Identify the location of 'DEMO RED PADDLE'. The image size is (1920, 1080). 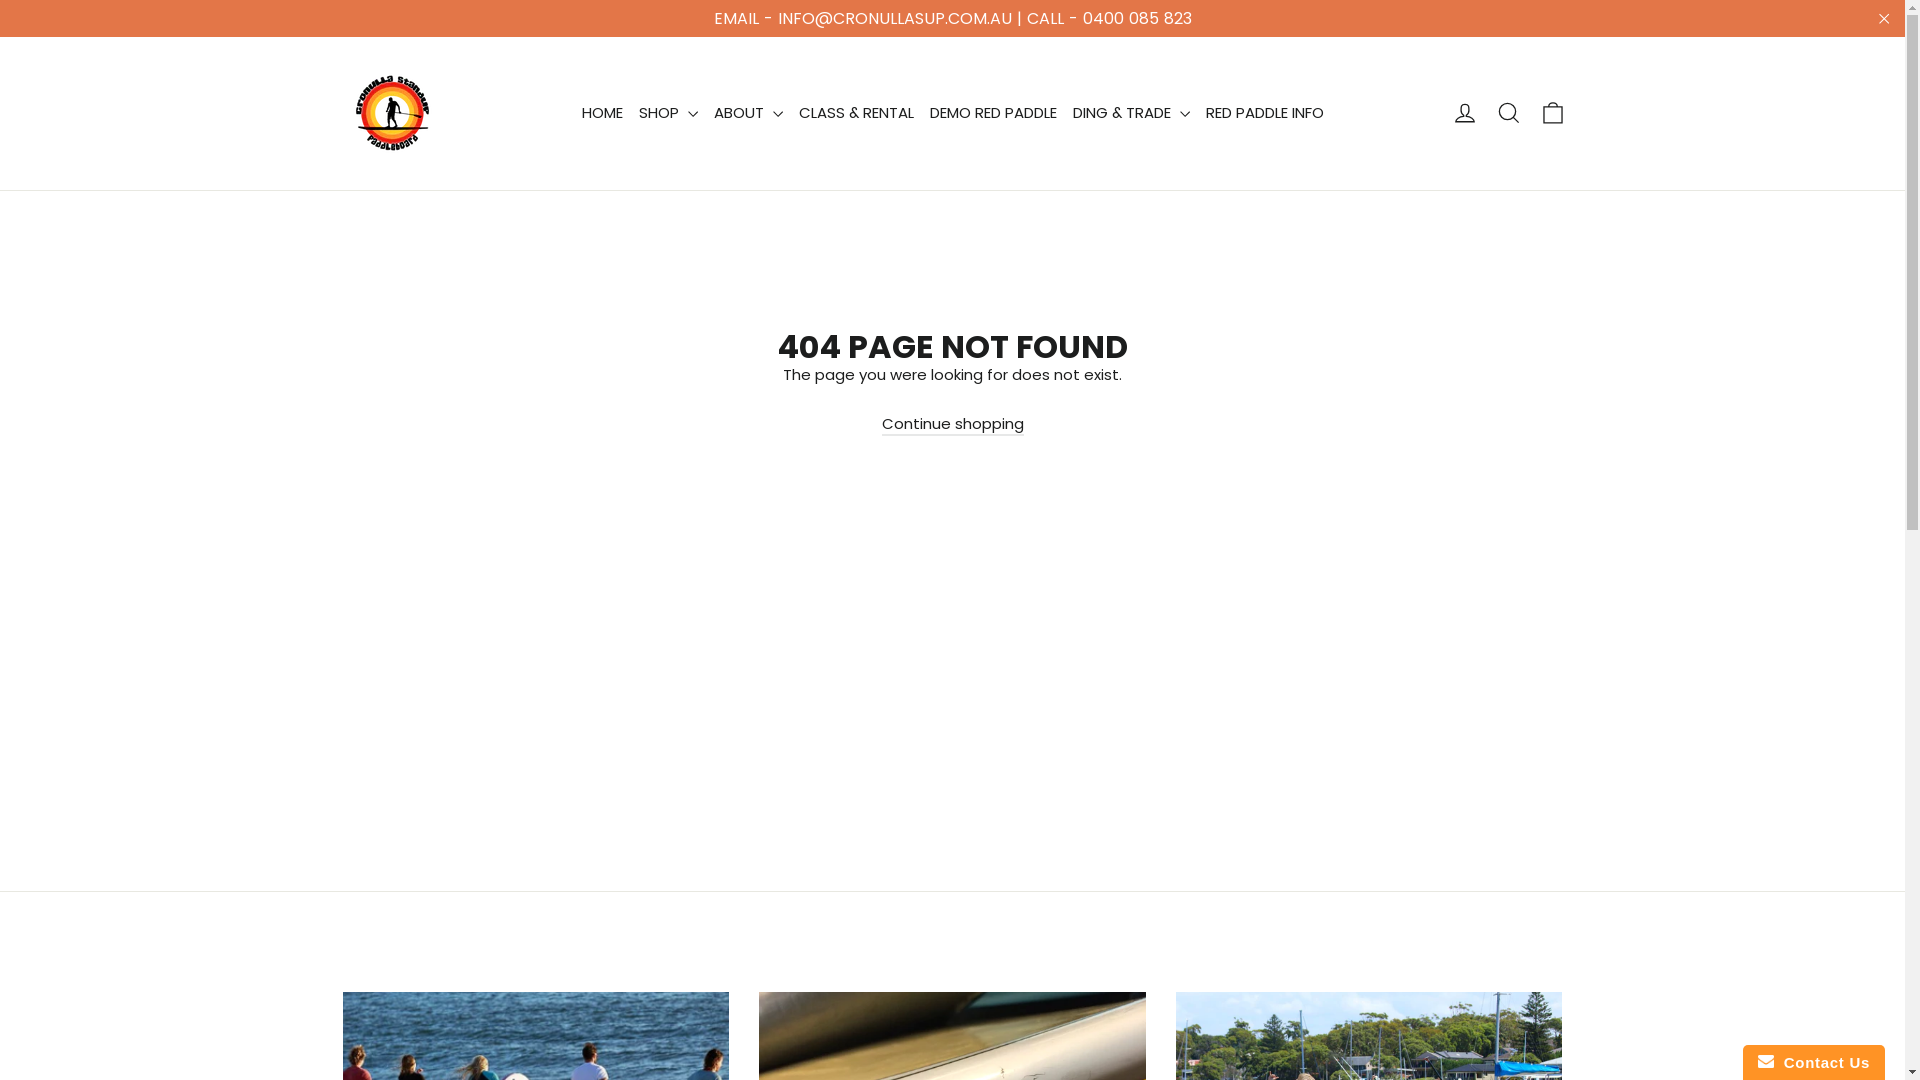
(993, 112).